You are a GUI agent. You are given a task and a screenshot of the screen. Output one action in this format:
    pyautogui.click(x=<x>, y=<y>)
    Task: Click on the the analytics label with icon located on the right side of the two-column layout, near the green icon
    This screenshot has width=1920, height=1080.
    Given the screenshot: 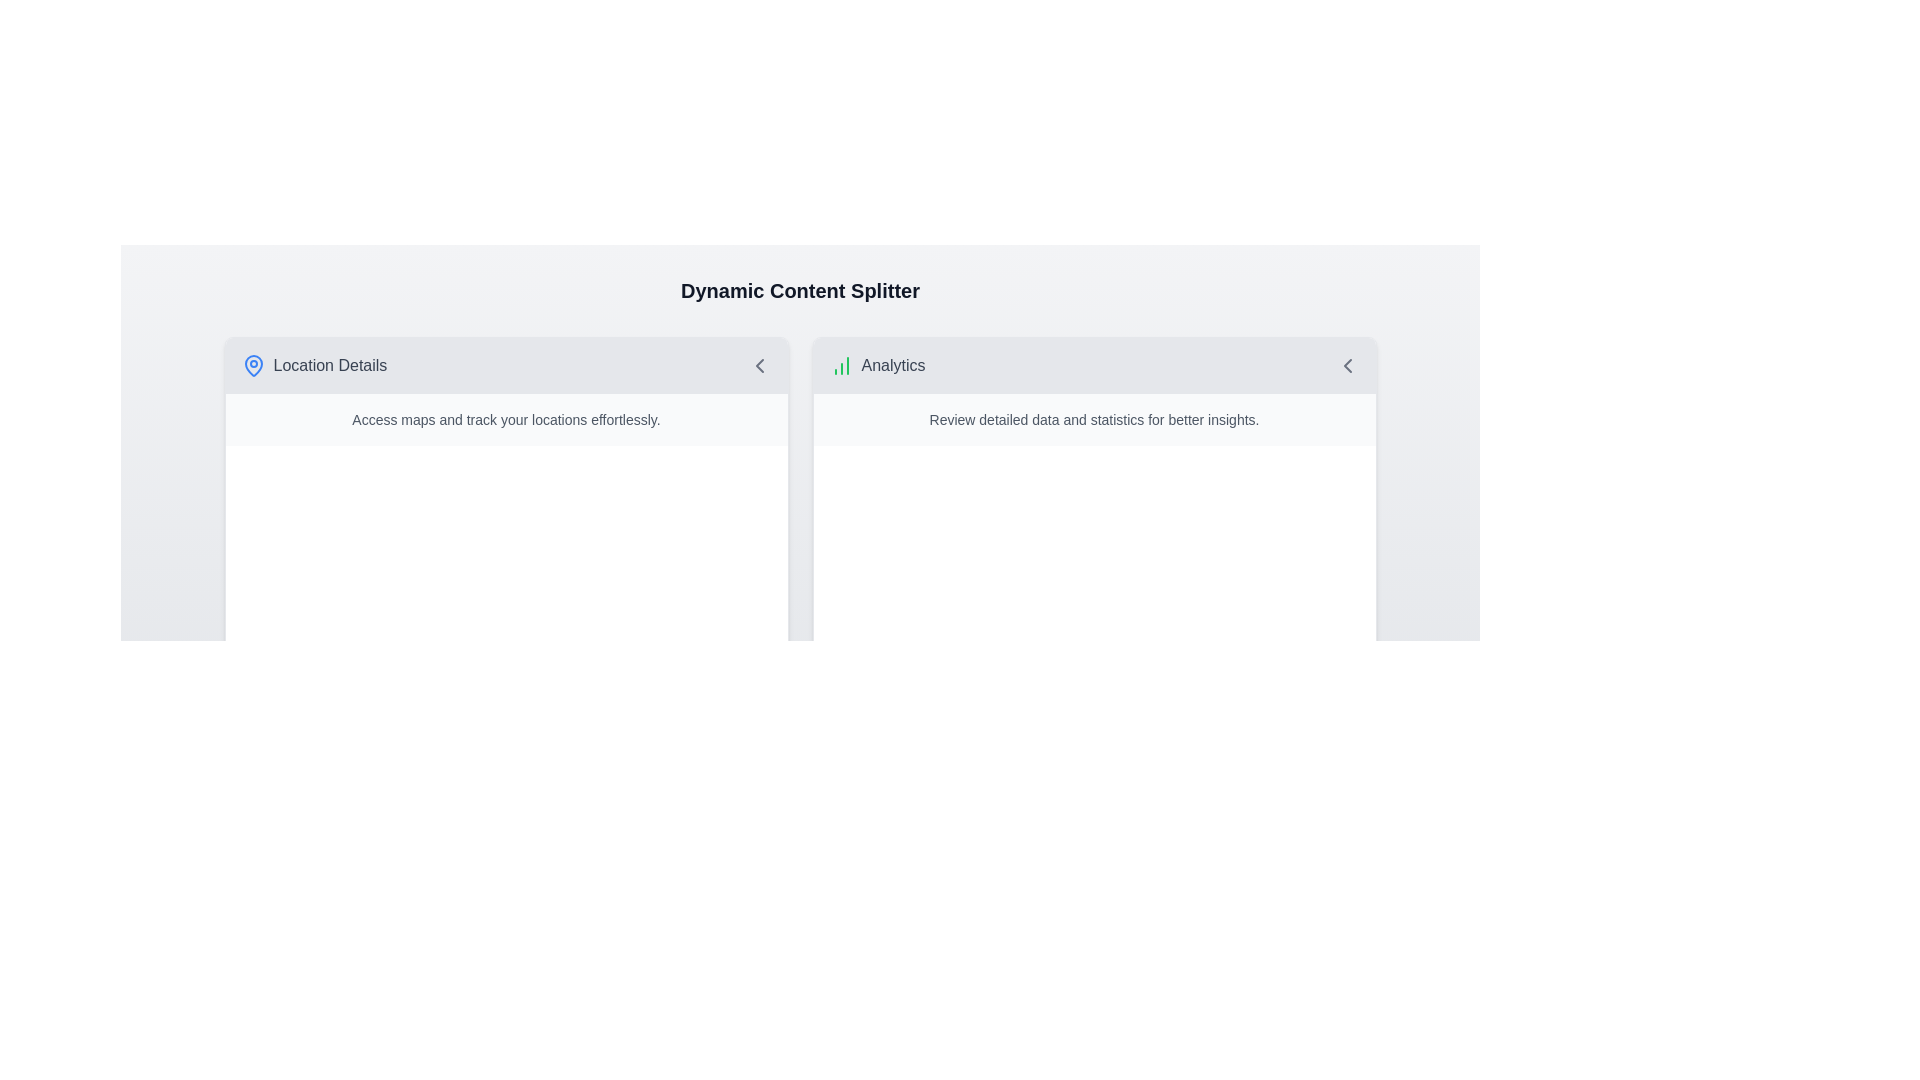 What is the action you would take?
    pyautogui.click(x=877, y=366)
    